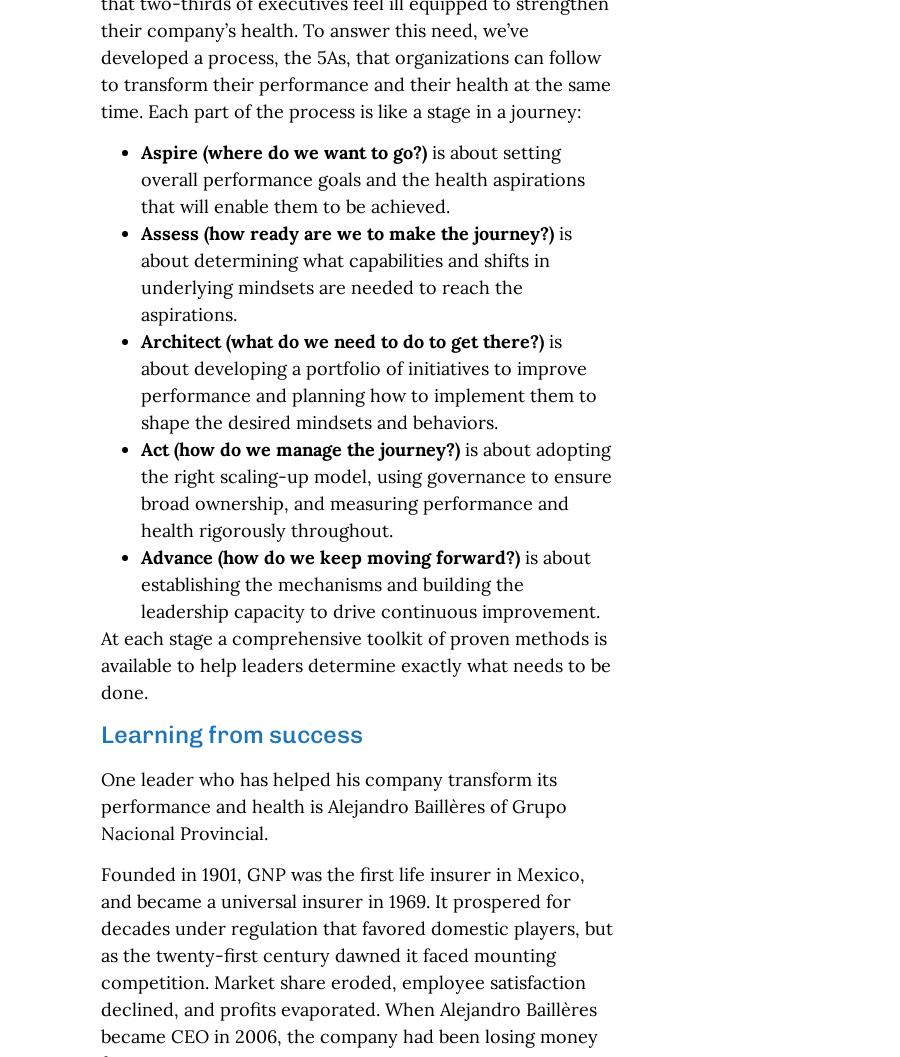  I want to click on 'Aspire (where do we want to go?)', so click(281, 152).